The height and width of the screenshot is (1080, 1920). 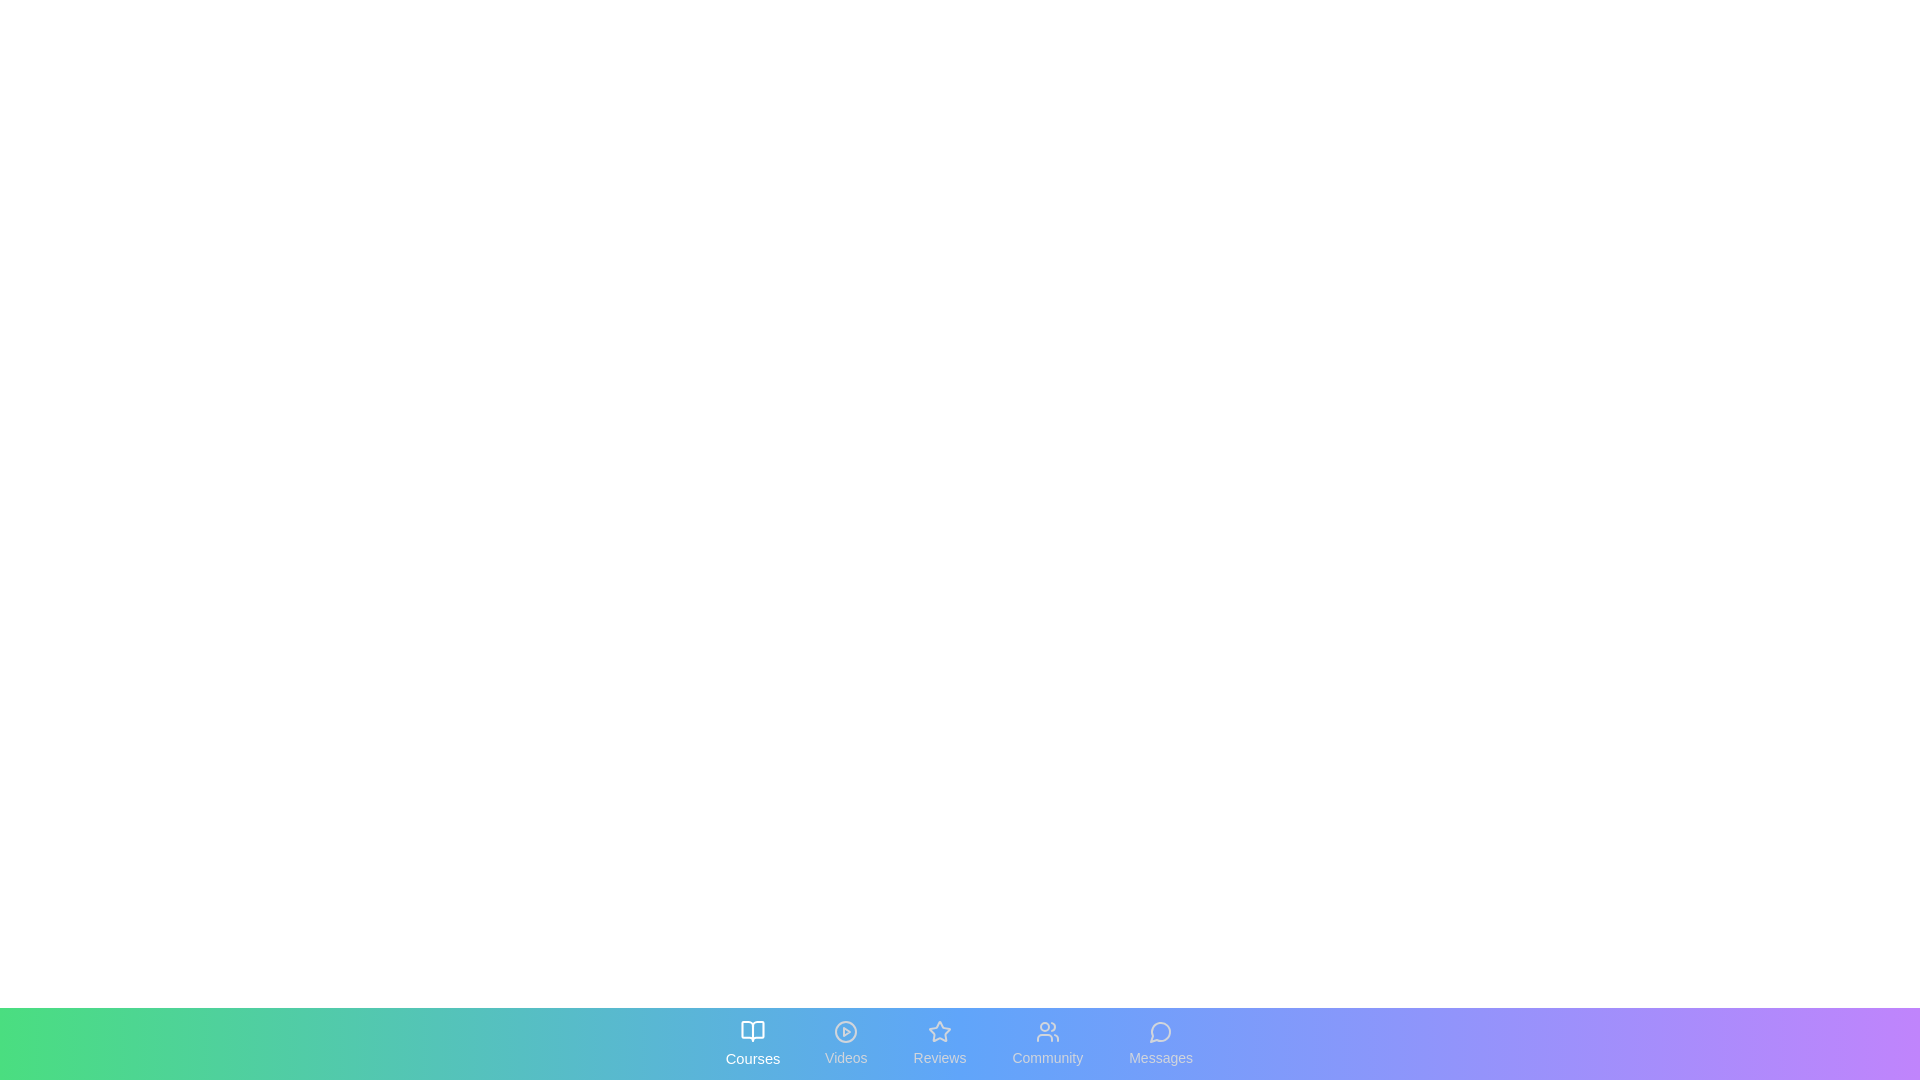 What do you see at coordinates (845, 1043) in the screenshot?
I see `the tab labeled Videos` at bounding box center [845, 1043].